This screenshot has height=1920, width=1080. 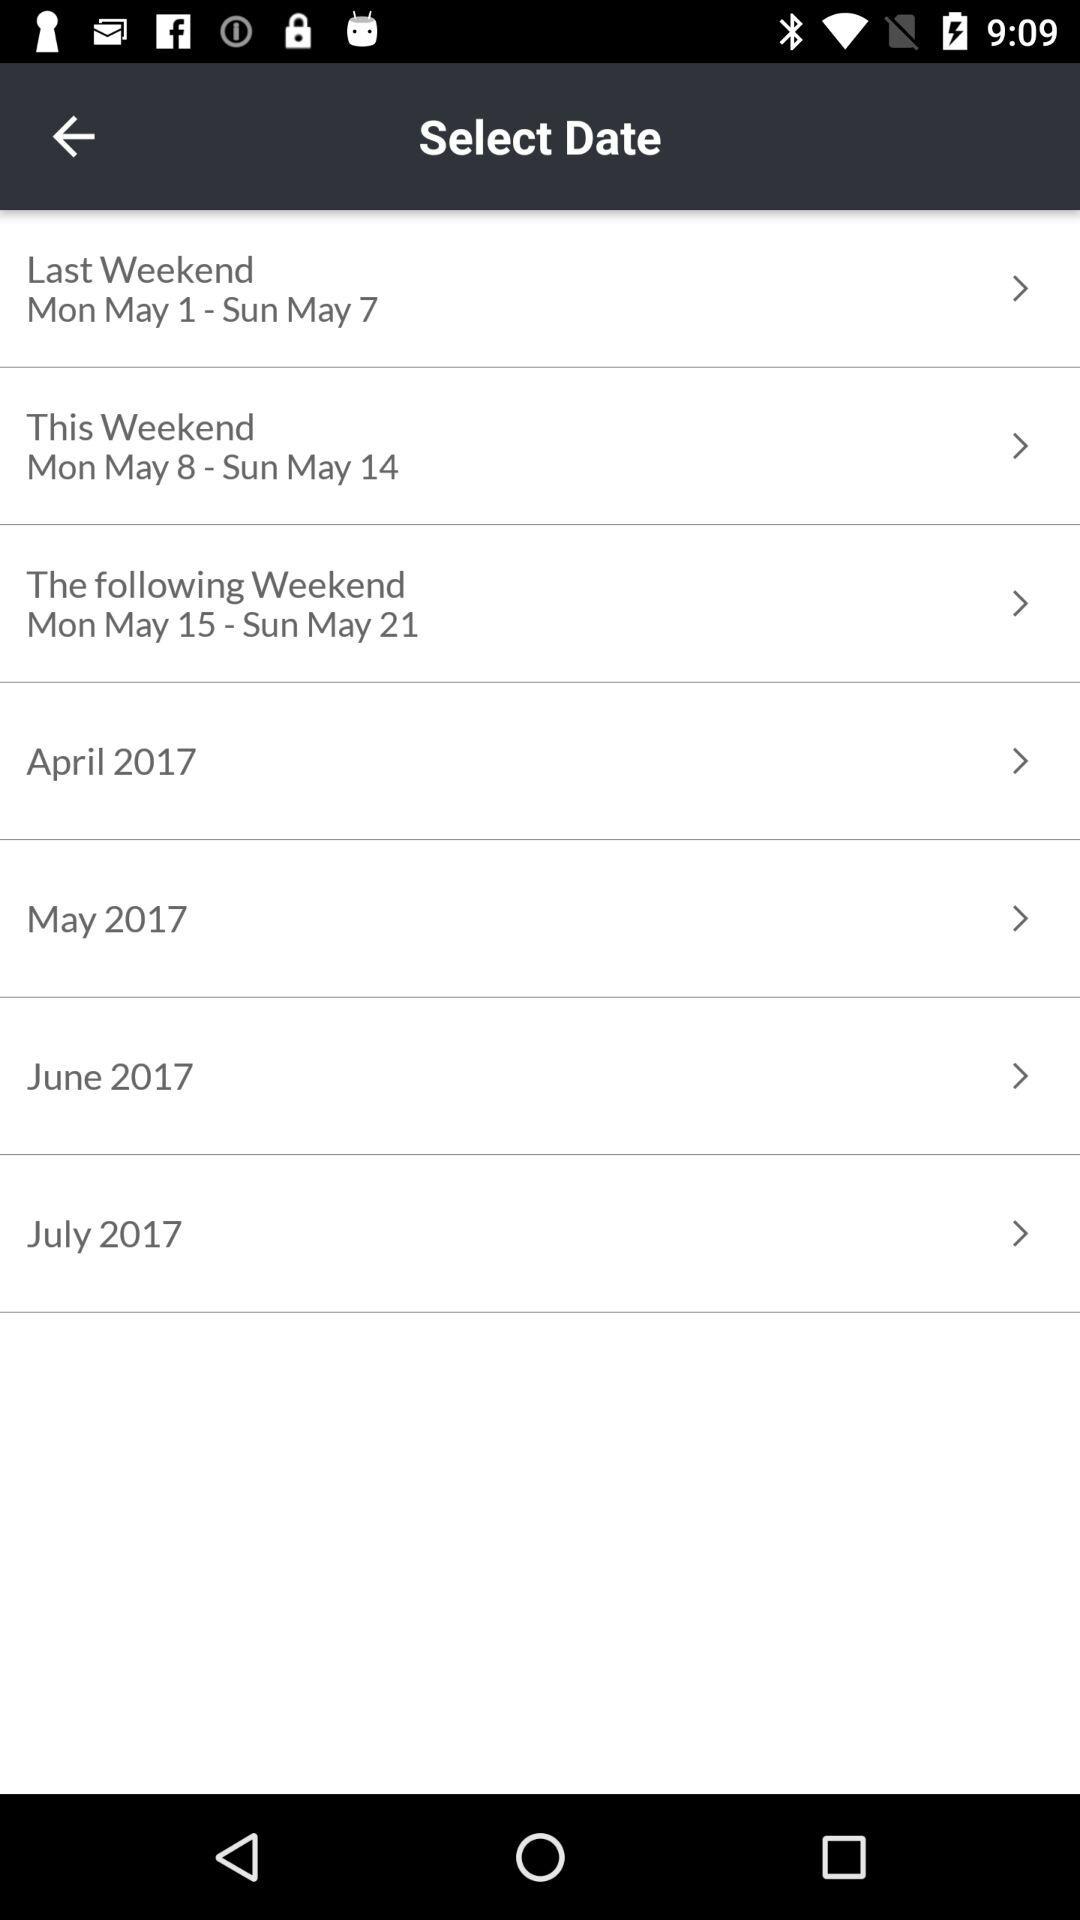 I want to click on the item to the left of the select date item, so click(x=72, y=135).